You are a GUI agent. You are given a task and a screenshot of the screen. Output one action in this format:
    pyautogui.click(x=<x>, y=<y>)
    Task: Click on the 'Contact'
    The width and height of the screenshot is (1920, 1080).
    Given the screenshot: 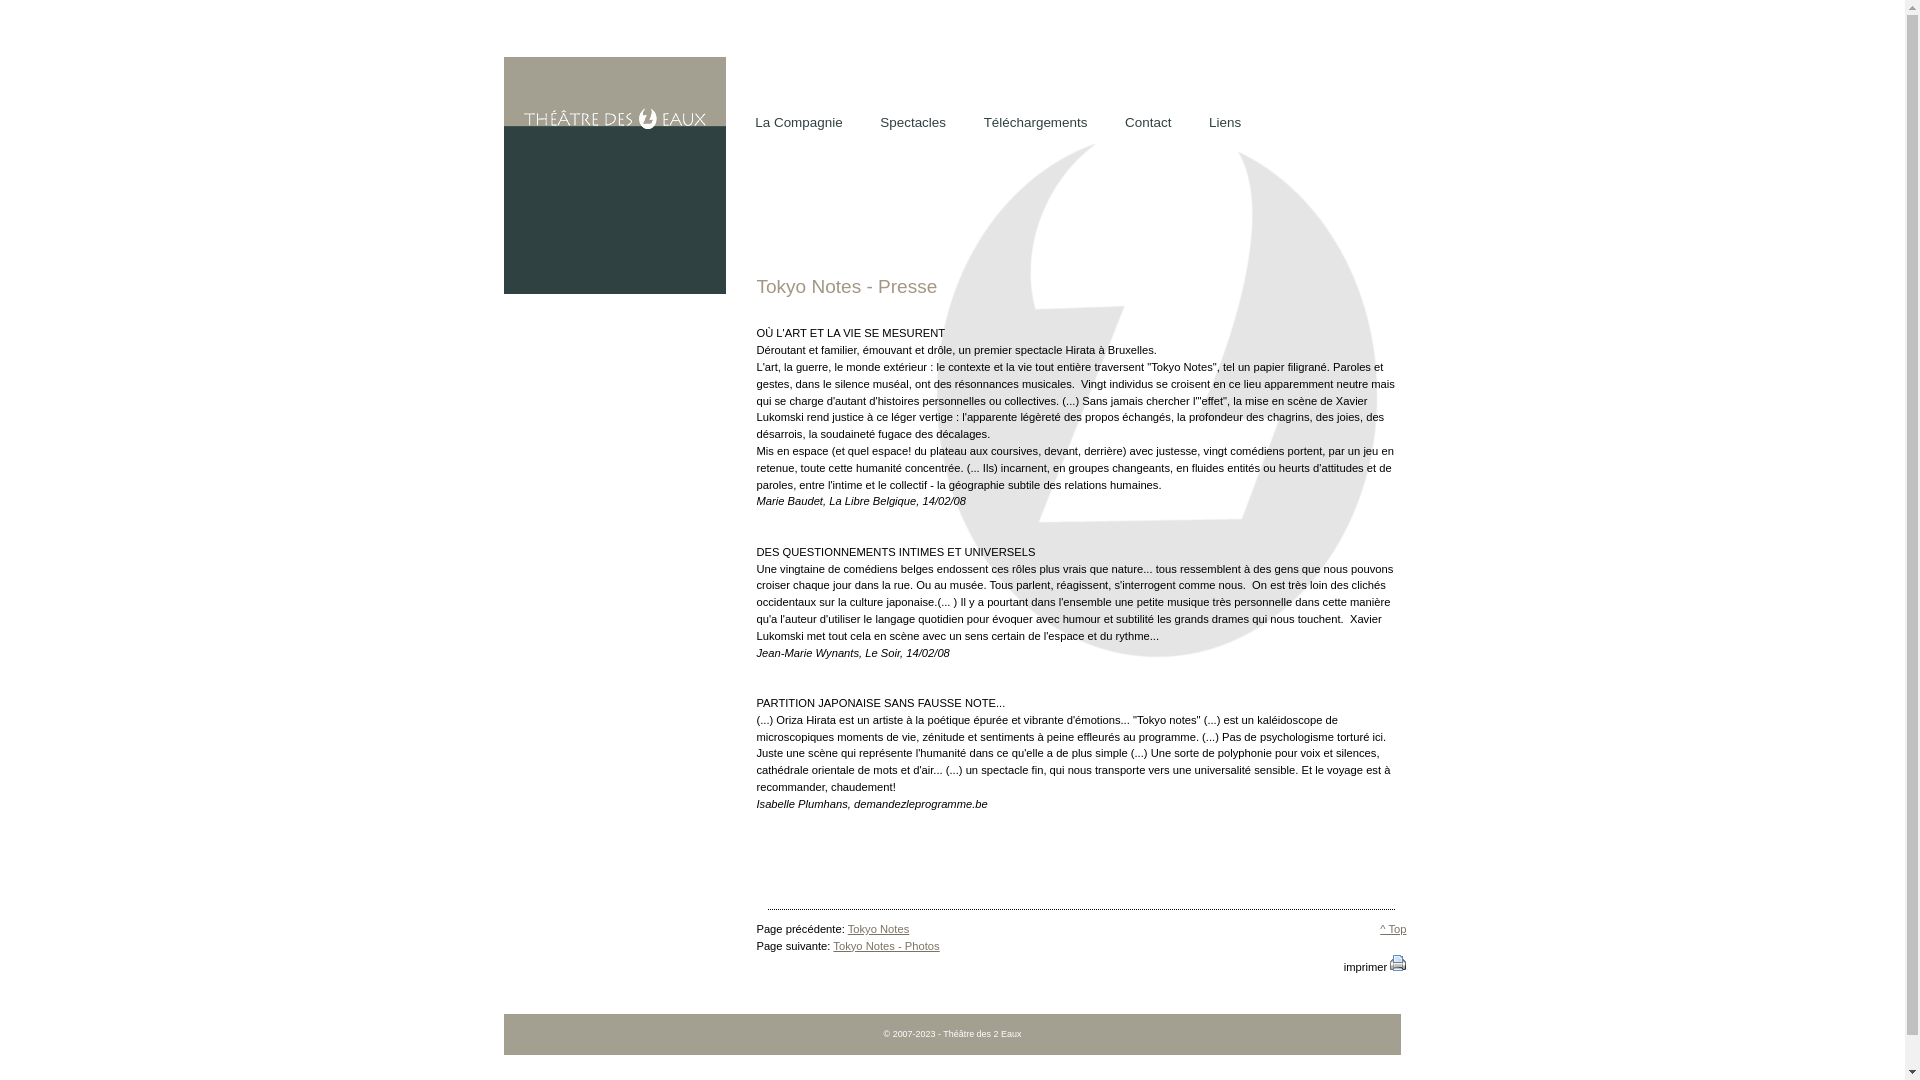 What is the action you would take?
    pyautogui.click(x=1104, y=123)
    